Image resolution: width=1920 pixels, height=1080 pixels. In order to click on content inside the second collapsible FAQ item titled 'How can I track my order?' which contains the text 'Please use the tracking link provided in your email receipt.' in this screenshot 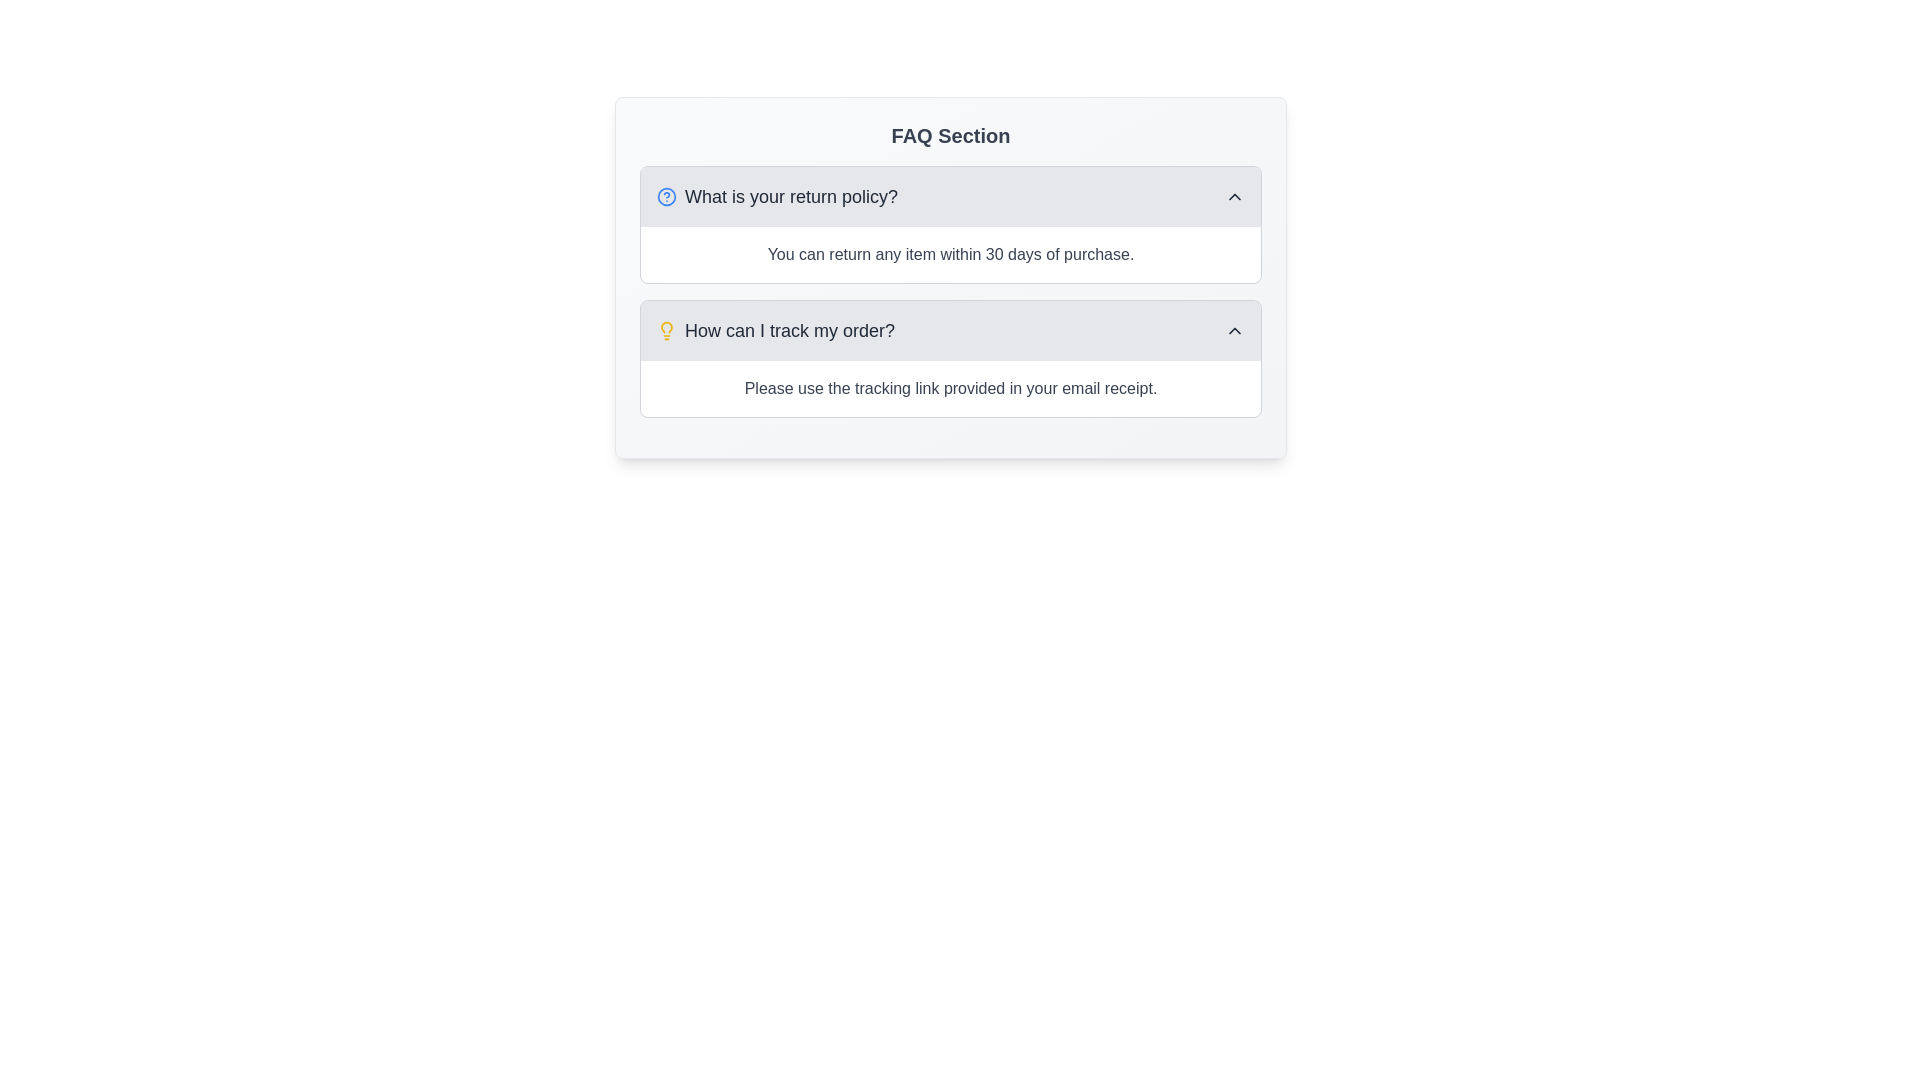, I will do `click(949, 357)`.